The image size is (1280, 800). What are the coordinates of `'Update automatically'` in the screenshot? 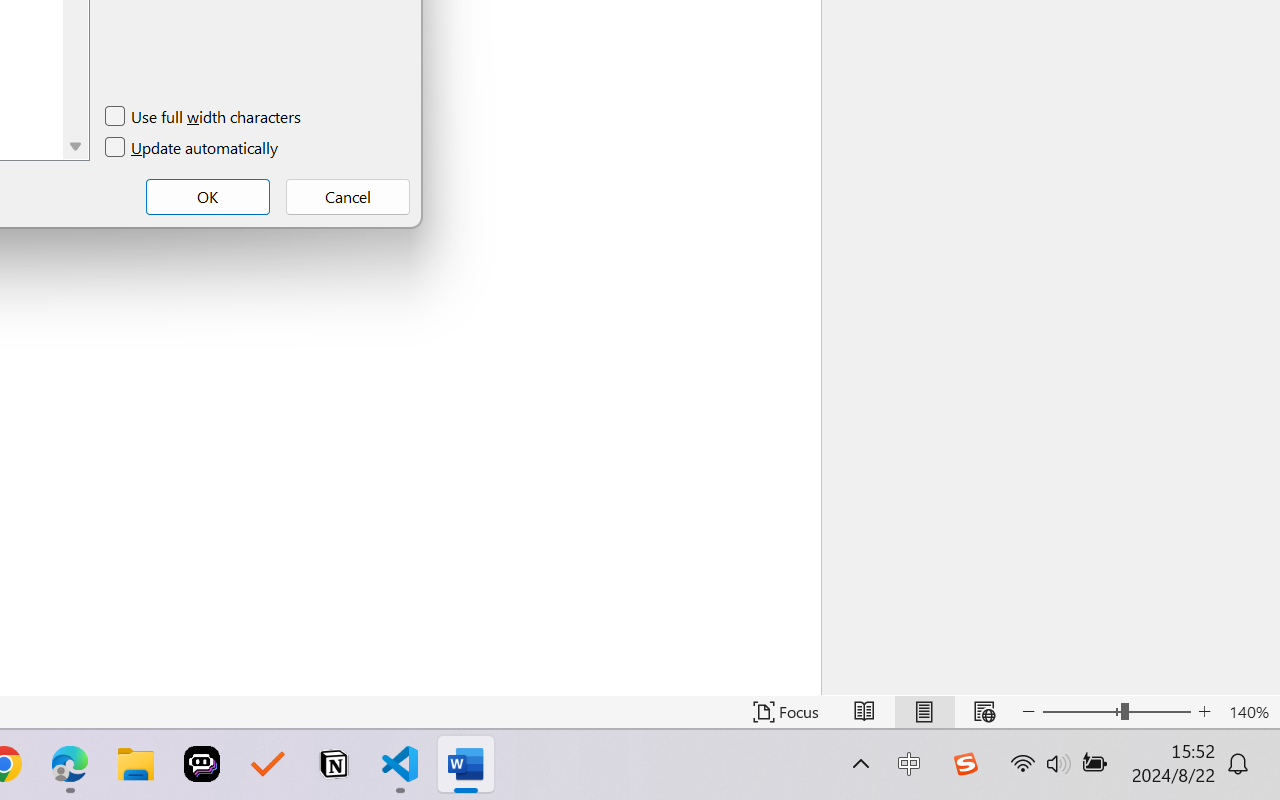 It's located at (193, 148).